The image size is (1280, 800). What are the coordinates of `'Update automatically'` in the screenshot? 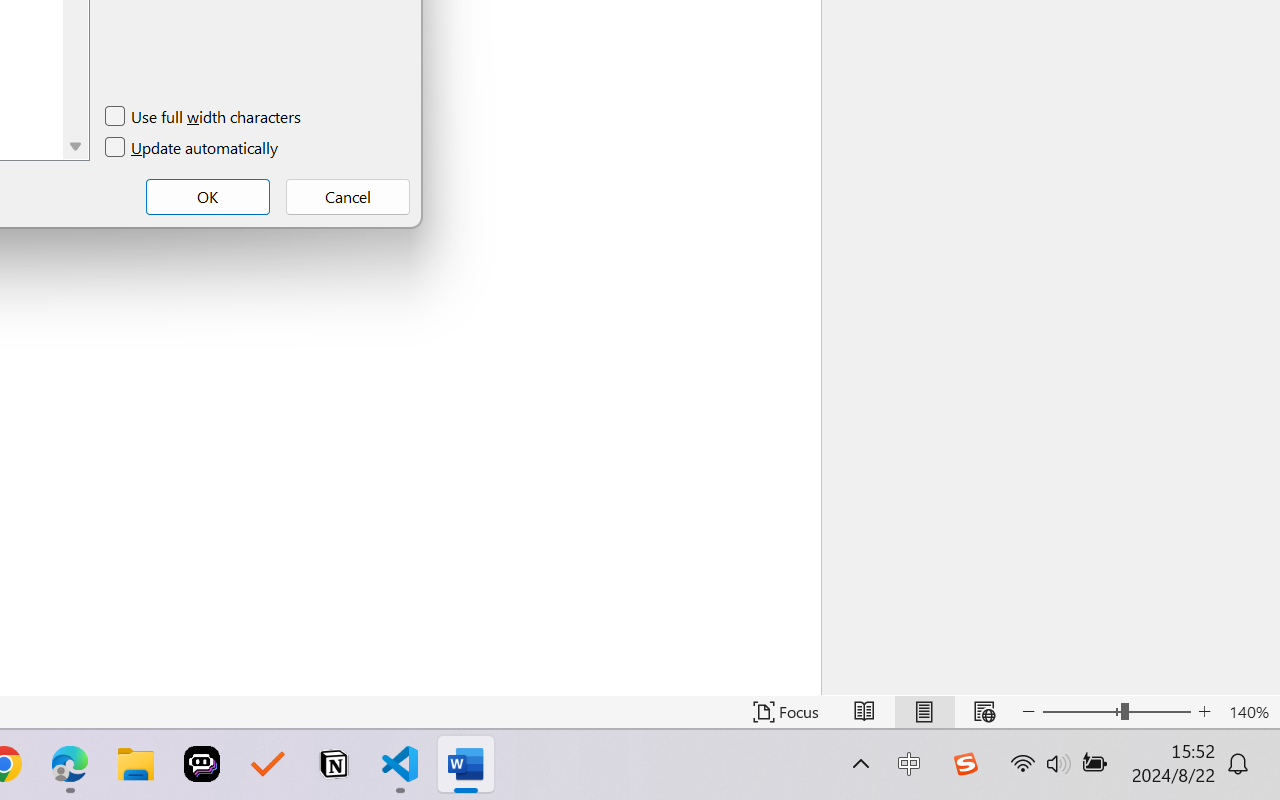 It's located at (193, 148).